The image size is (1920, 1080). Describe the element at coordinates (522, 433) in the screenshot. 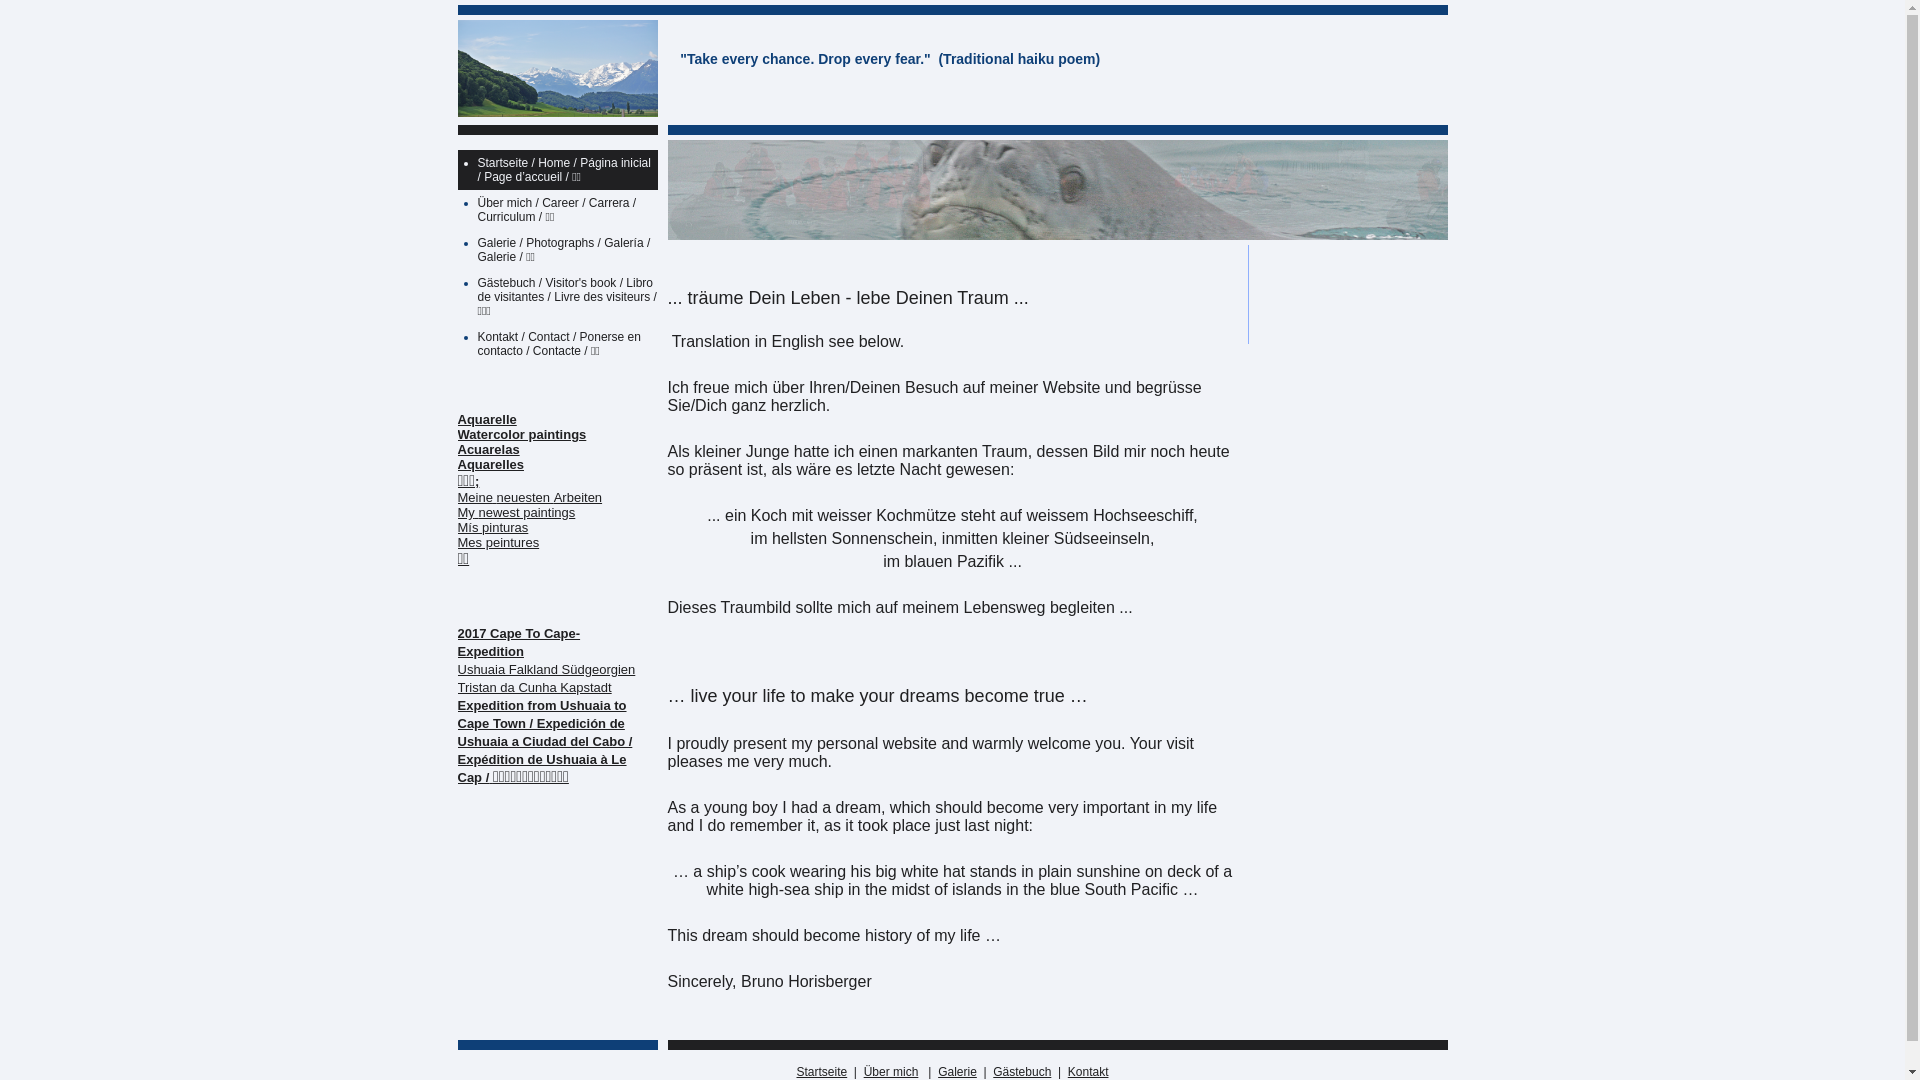

I see `'Watercolor paintings'` at that location.